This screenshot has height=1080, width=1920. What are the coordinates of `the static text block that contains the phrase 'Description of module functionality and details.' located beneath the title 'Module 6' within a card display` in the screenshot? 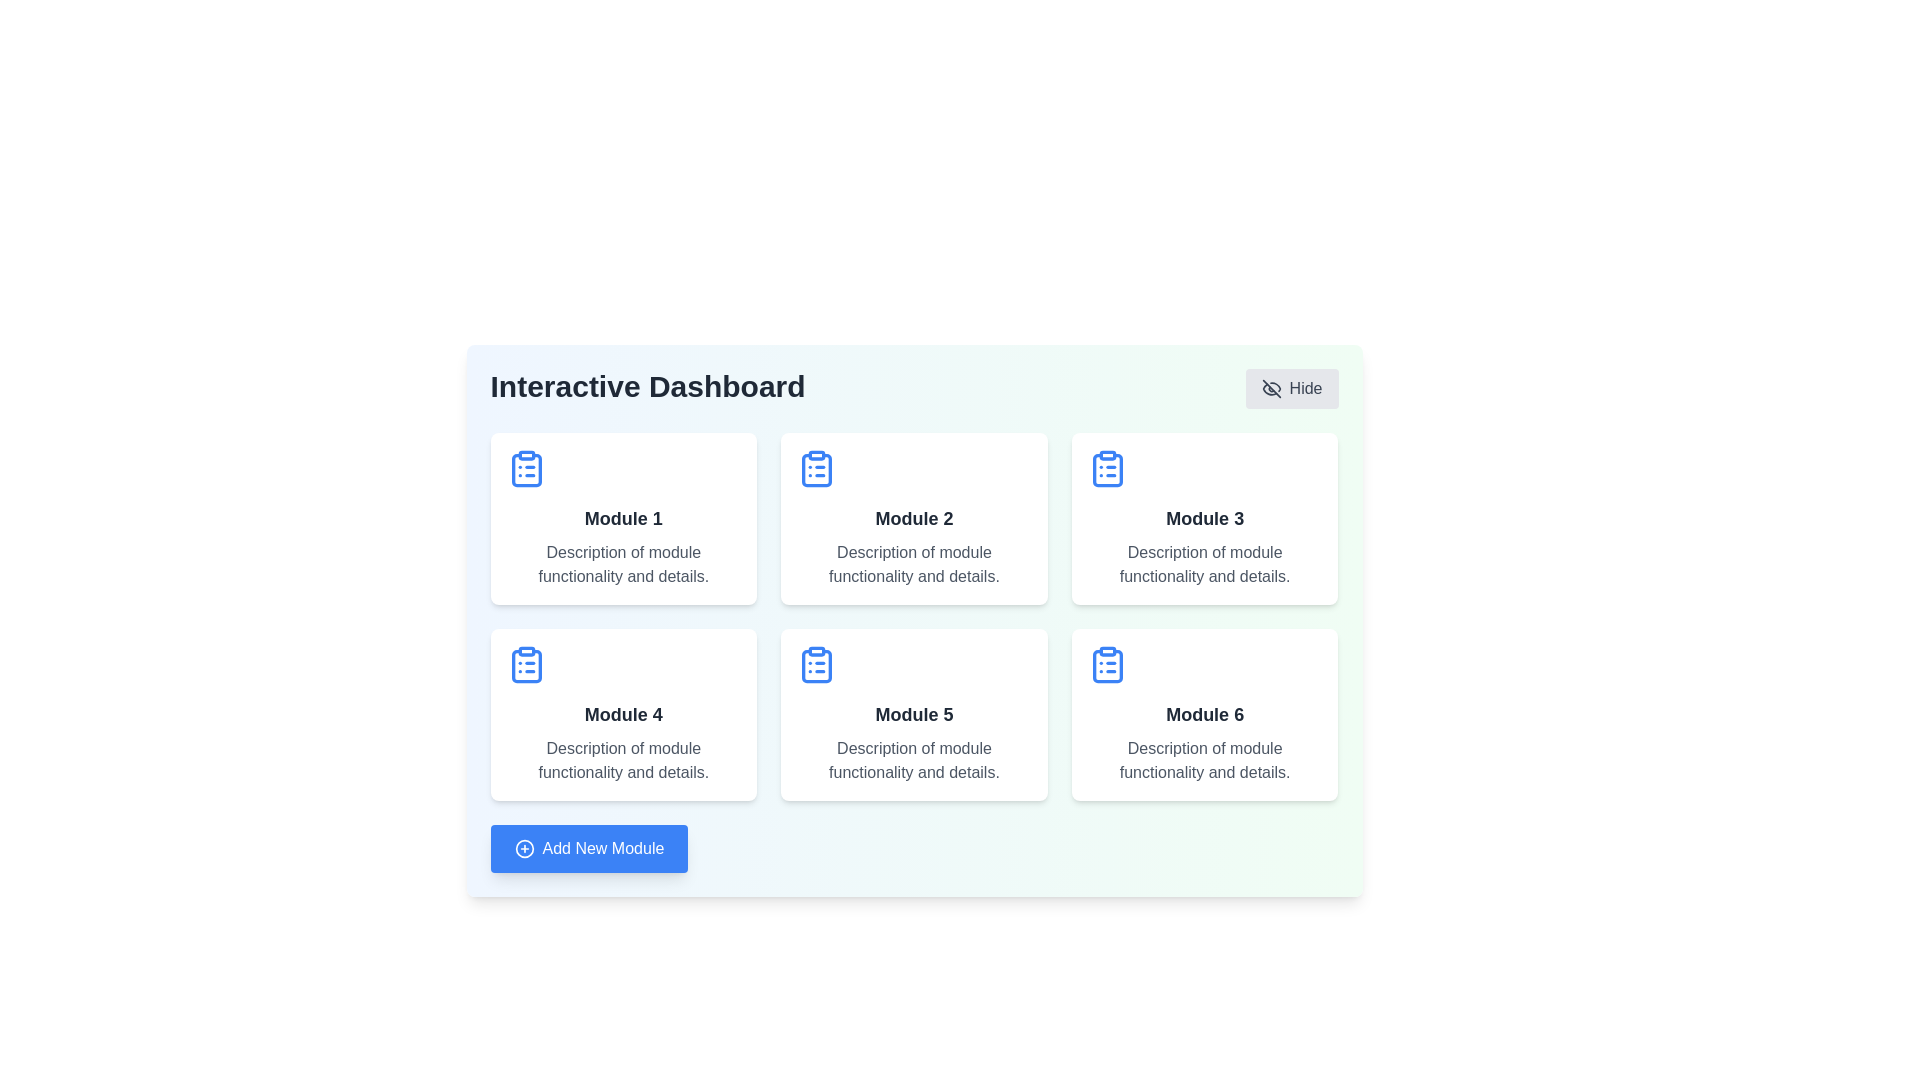 It's located at (1204, 760).